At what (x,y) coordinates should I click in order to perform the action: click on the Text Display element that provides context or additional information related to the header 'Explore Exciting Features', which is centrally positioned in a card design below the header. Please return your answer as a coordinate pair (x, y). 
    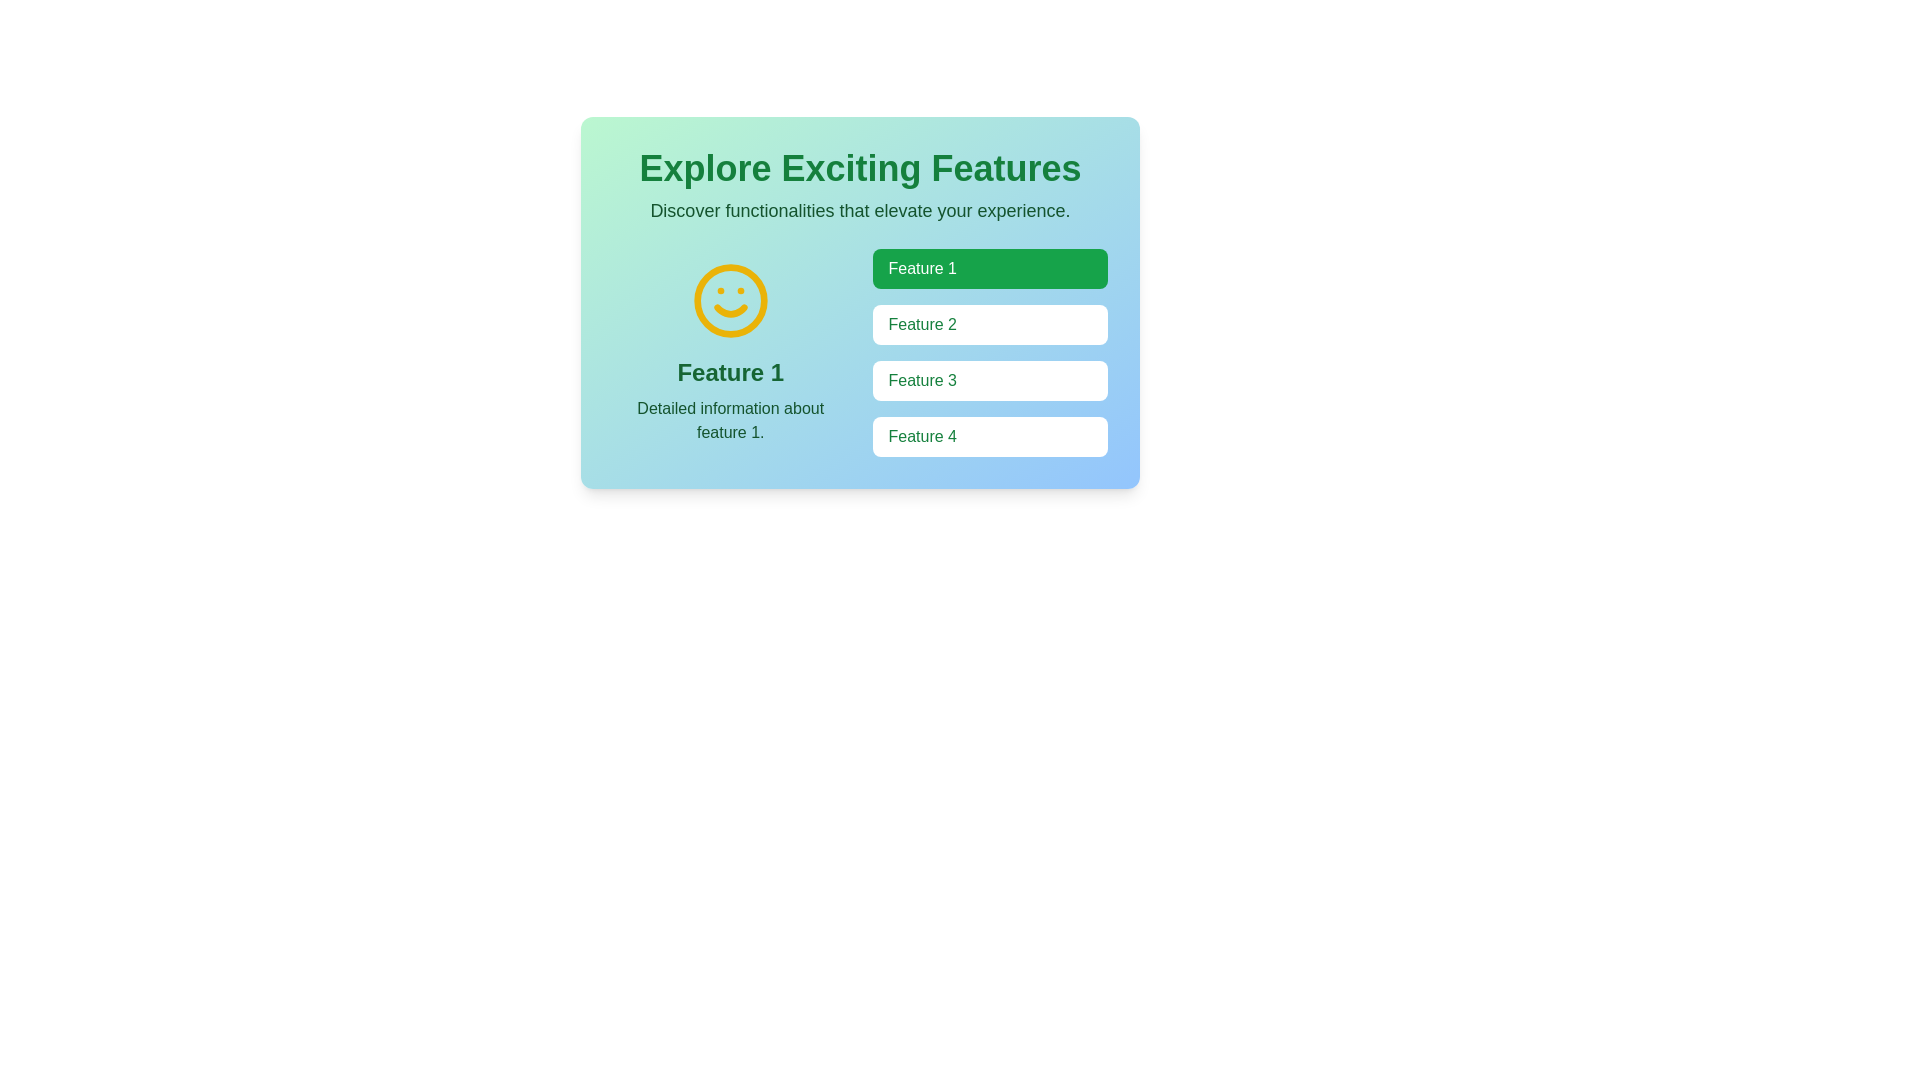
    Looking at the image, I should click on (860, 211).